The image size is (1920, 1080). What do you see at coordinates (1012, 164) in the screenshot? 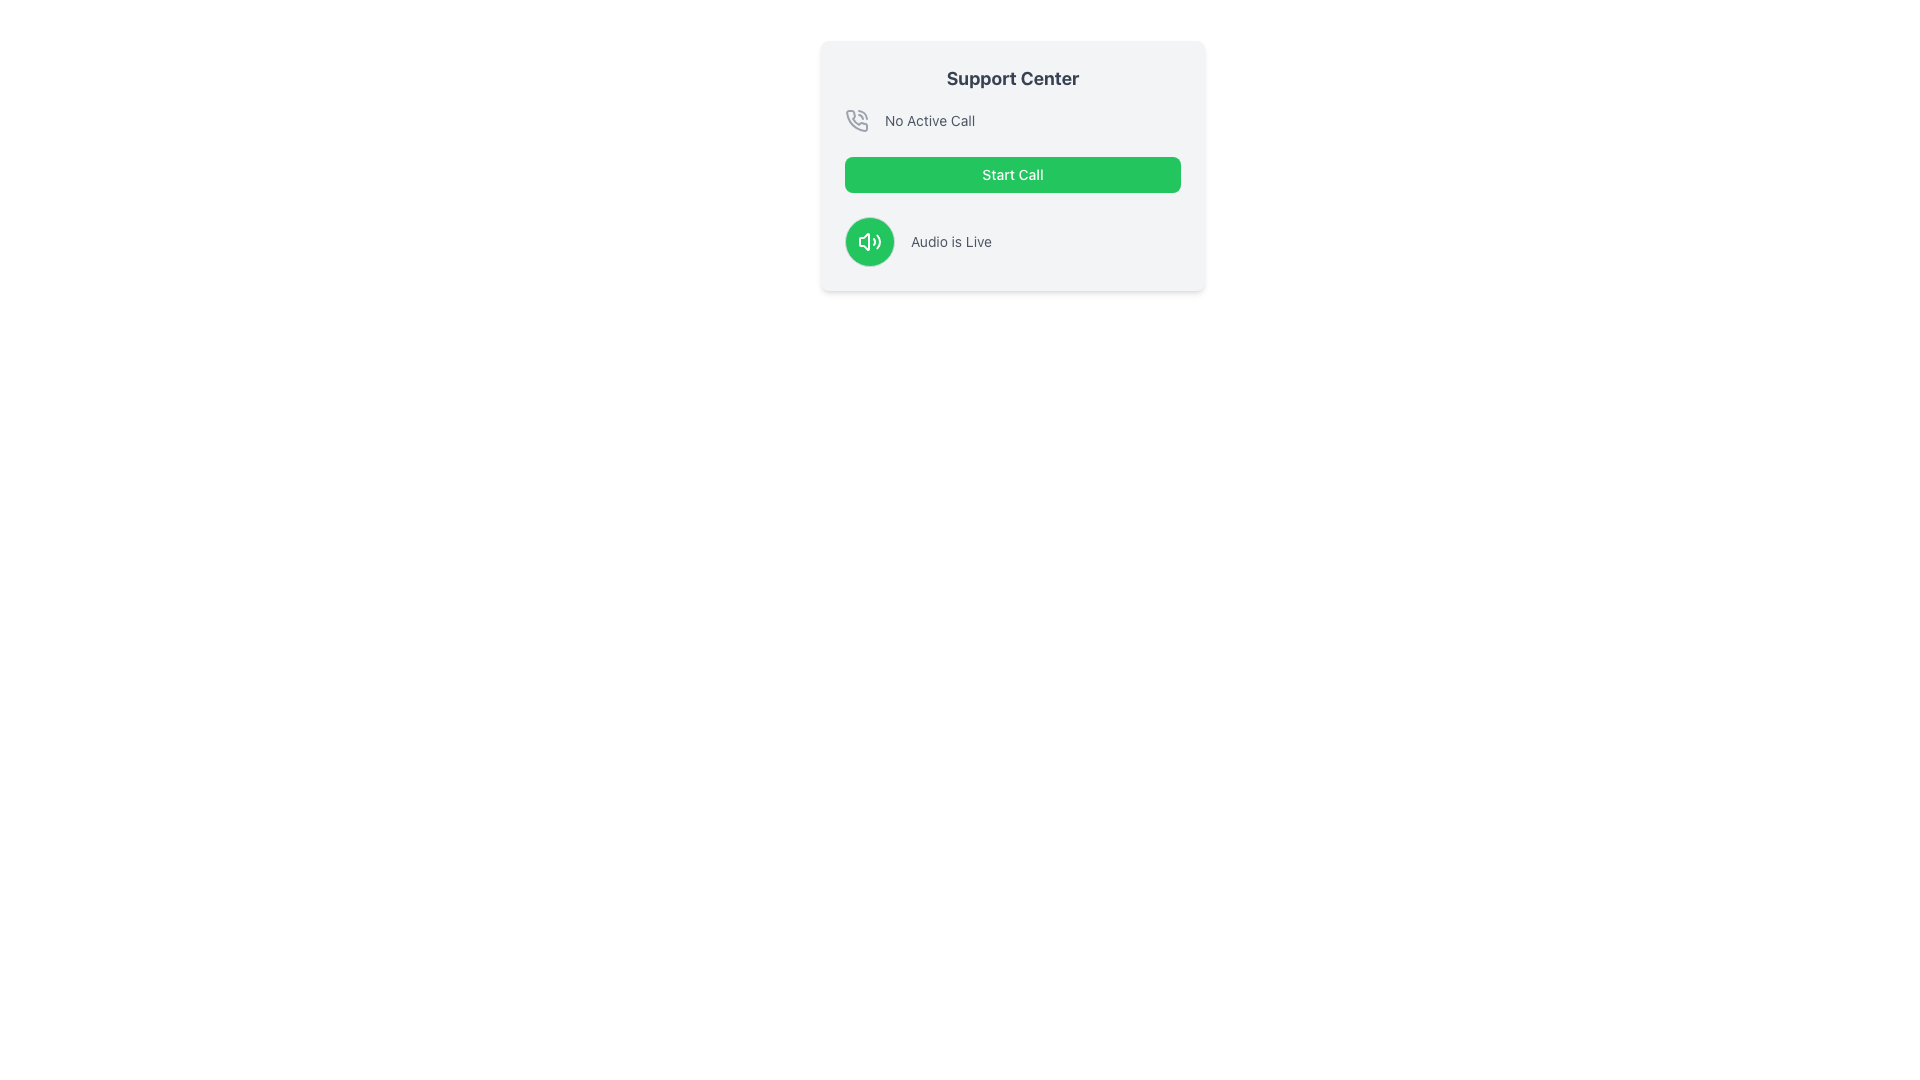
I see `the call initiation button located centrally below the 'No Active Call' text and above the 'Audio is Live' section to receive visual feedback` at bounding box center [1012, 164].